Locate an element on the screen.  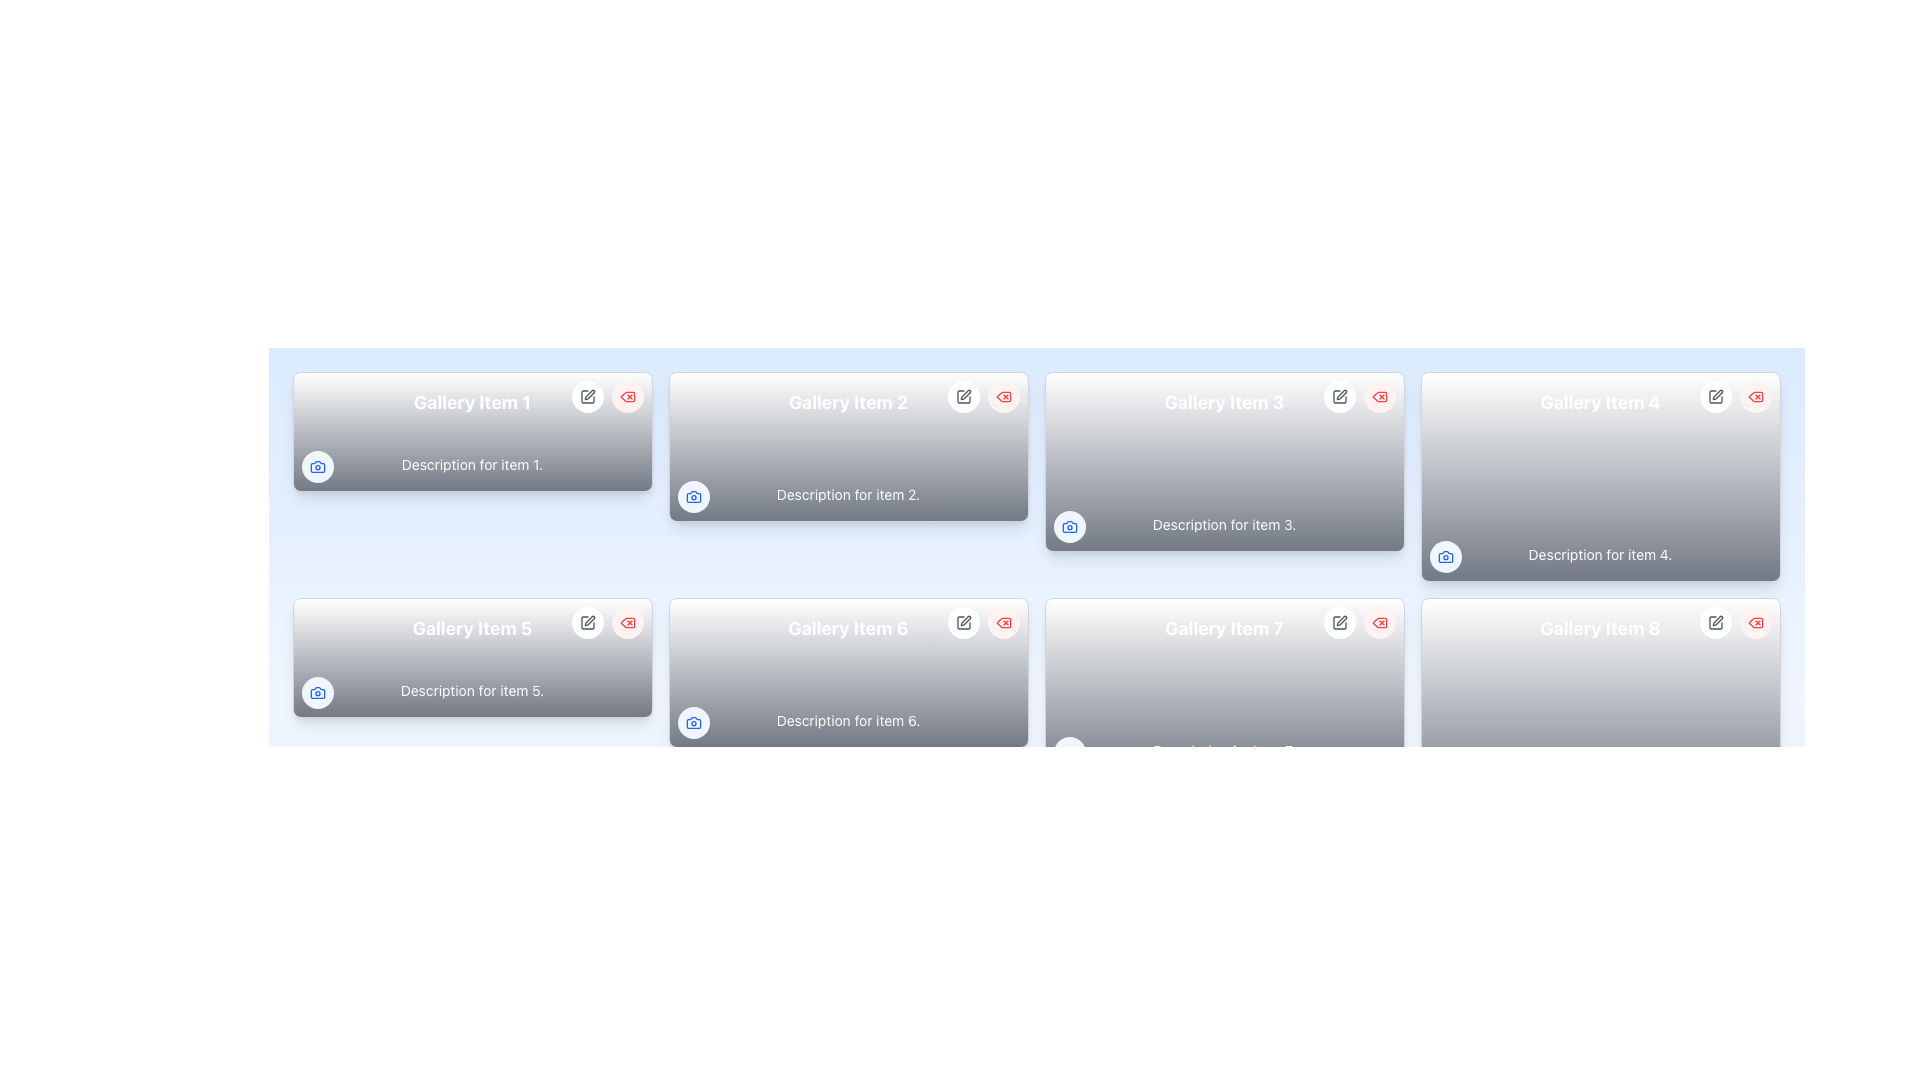
the small red trash can icon button located in the top-right corner of 'Gallery Item 7' is located at coordinates (1378, 622).